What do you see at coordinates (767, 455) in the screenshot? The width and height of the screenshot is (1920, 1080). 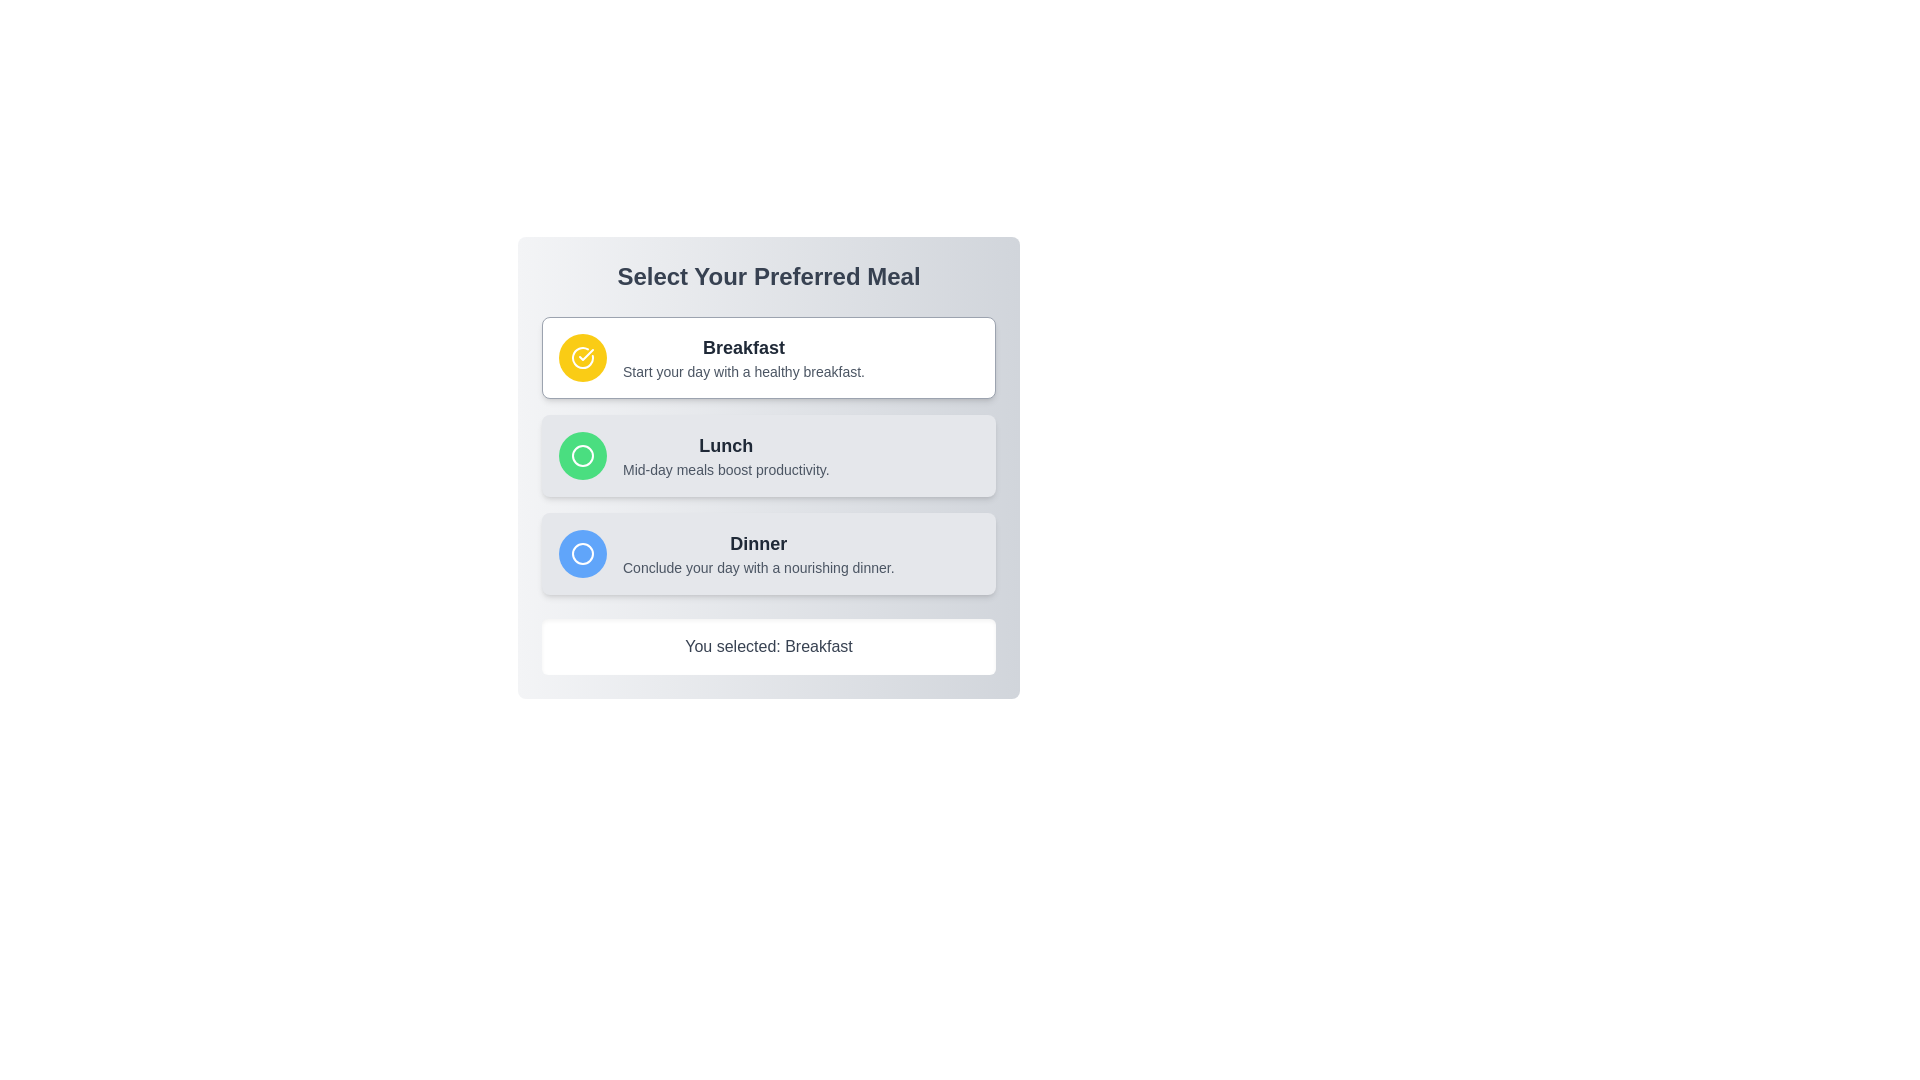 I see `the 'Lunch' selectable list item in the meal selection interface` at bounding box center [767, 455].